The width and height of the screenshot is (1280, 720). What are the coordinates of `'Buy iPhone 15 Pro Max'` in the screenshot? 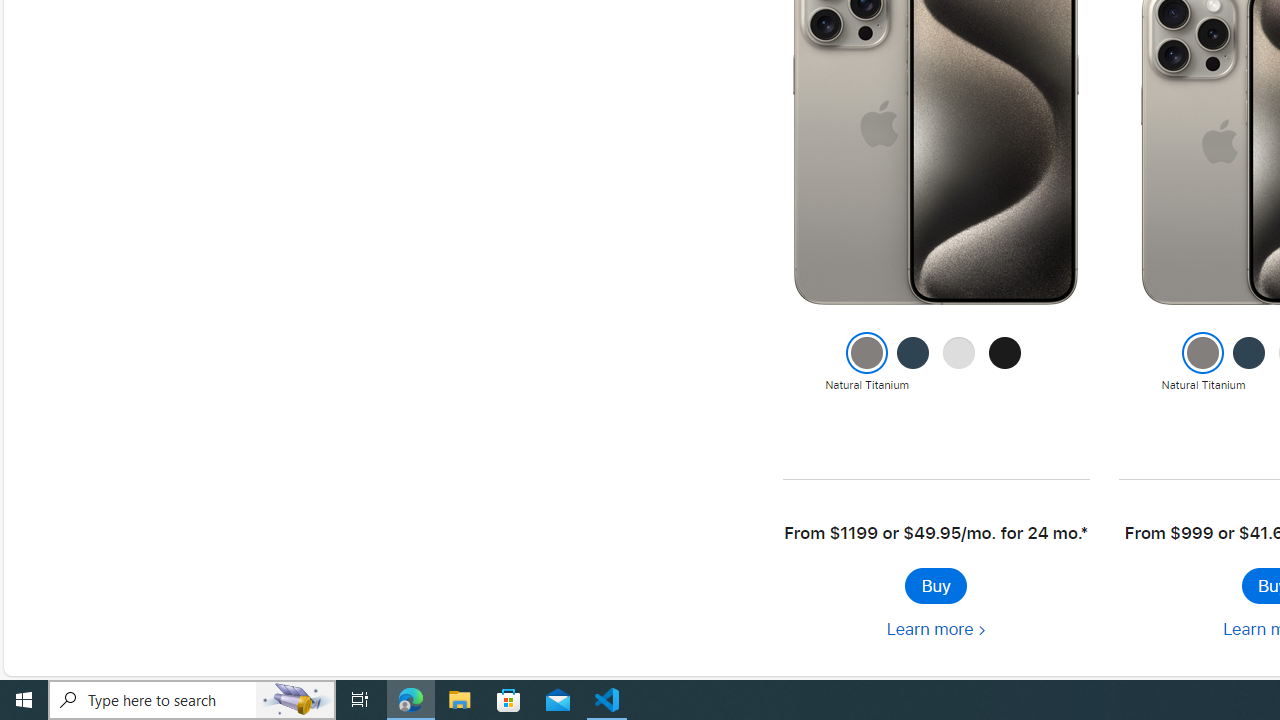 It's located at (934, 585).